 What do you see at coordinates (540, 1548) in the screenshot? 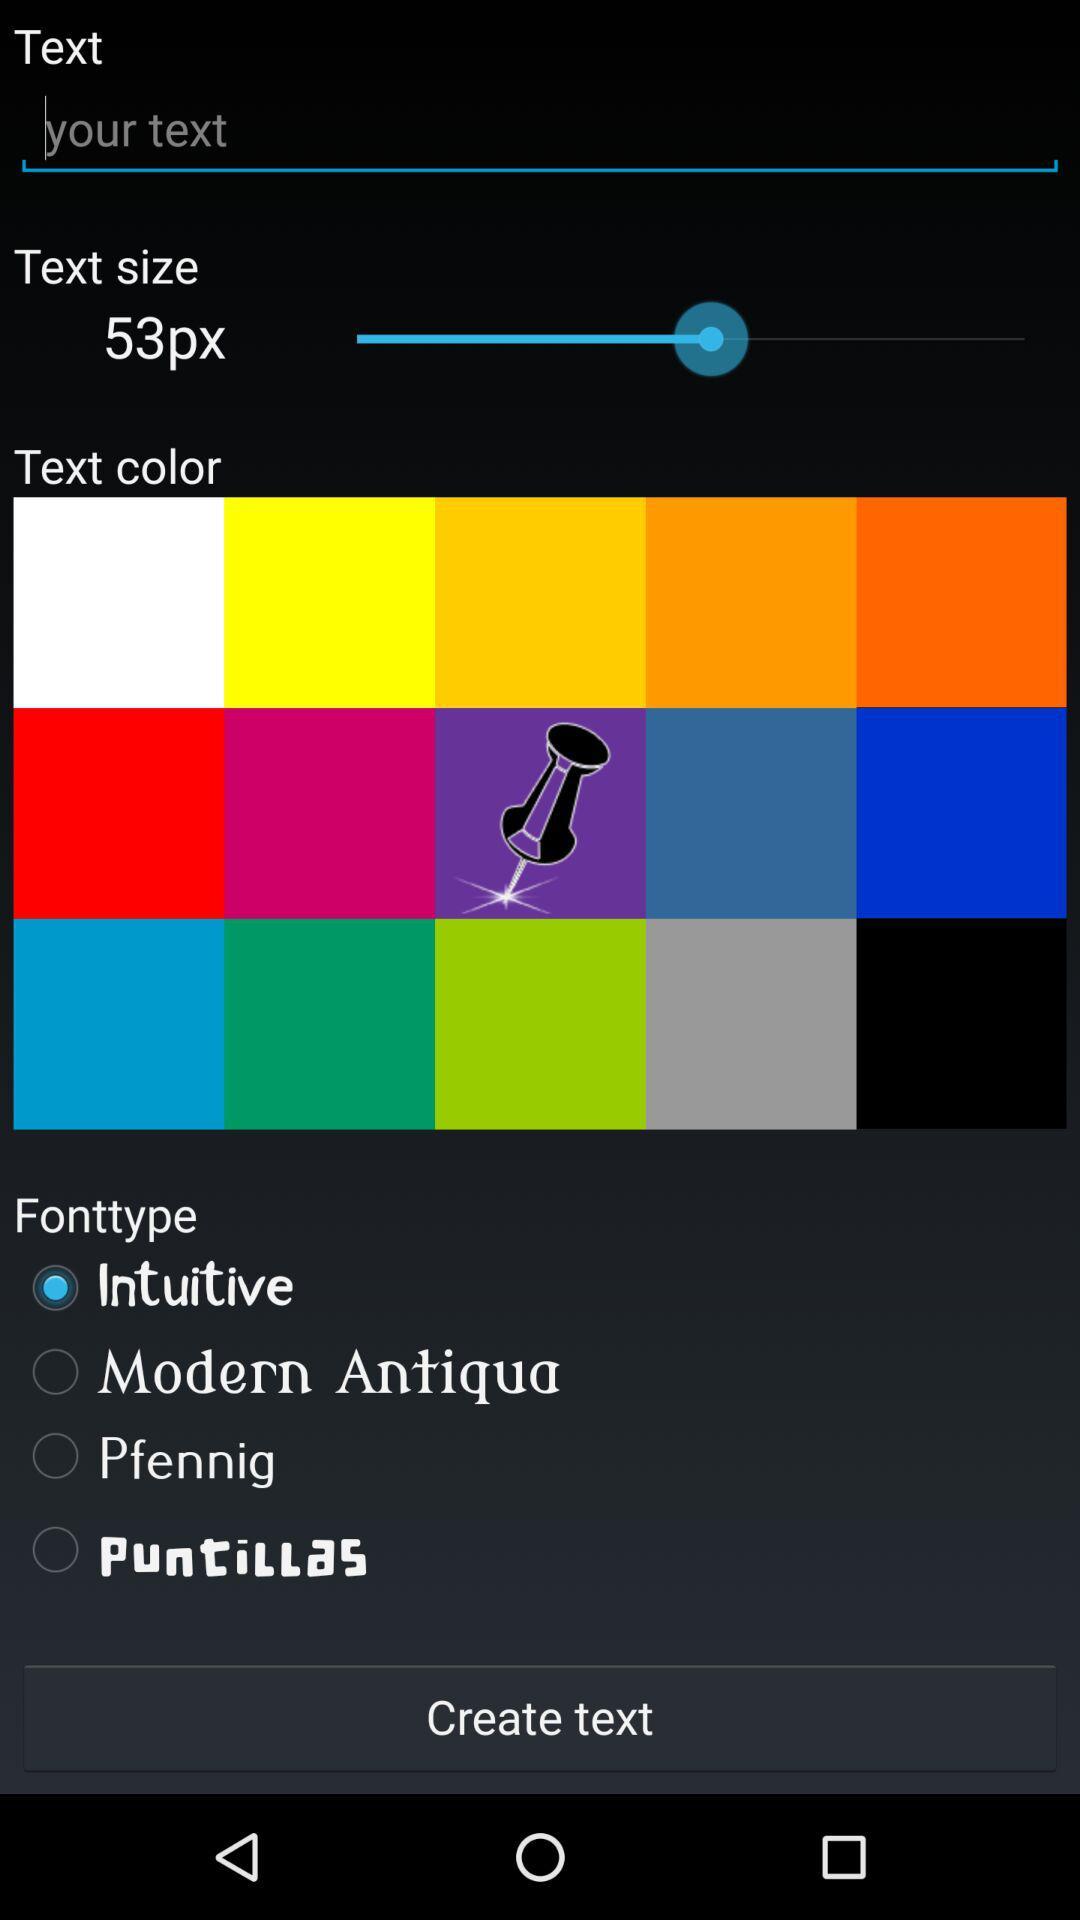
I see `the radio button below the pfennig icon` at bounding box center [540, 1548].